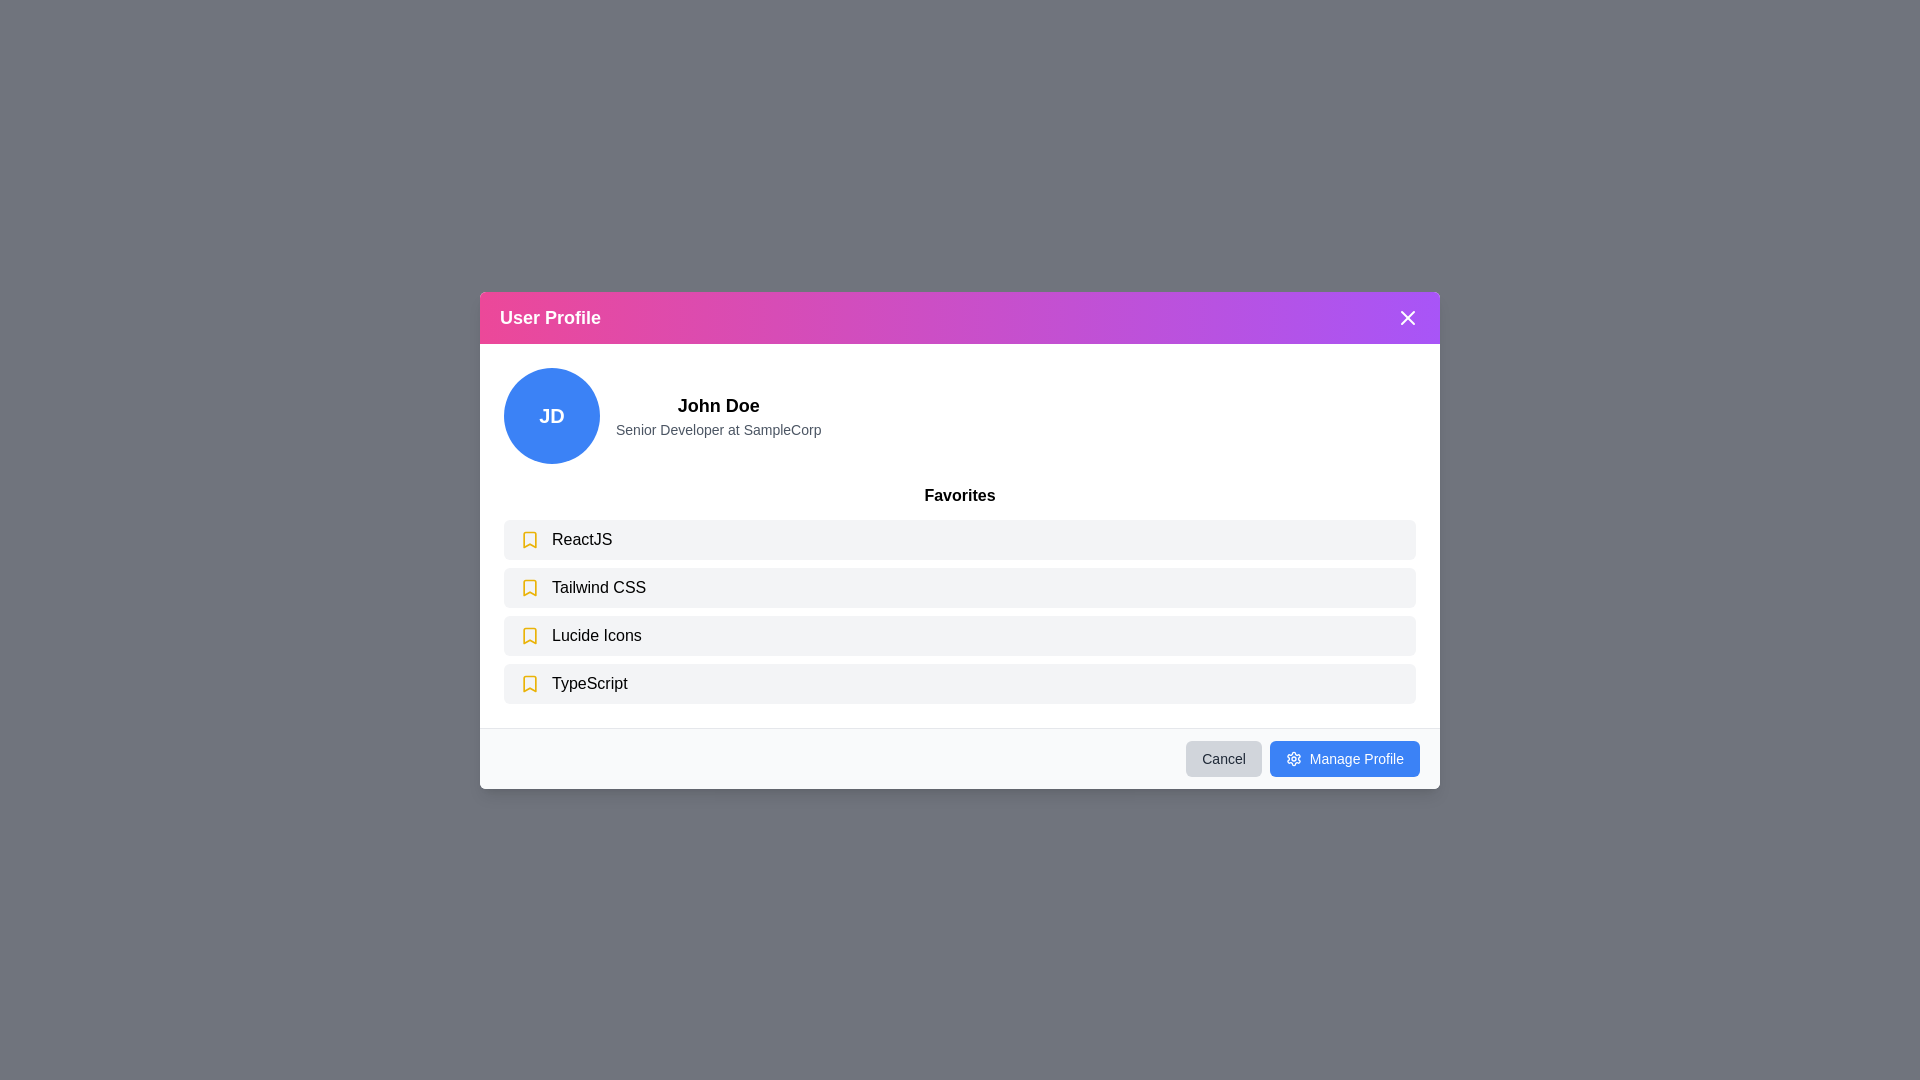 The height and width of the screenshot is (1080, 1920). What do you see at coordinates (718, 414) in the screenshot?
I see `the Text Display element in the user profile section that shows 'John Doe' and 'Senior Developer at SampleCorp'` at bounding box center [718, 414].